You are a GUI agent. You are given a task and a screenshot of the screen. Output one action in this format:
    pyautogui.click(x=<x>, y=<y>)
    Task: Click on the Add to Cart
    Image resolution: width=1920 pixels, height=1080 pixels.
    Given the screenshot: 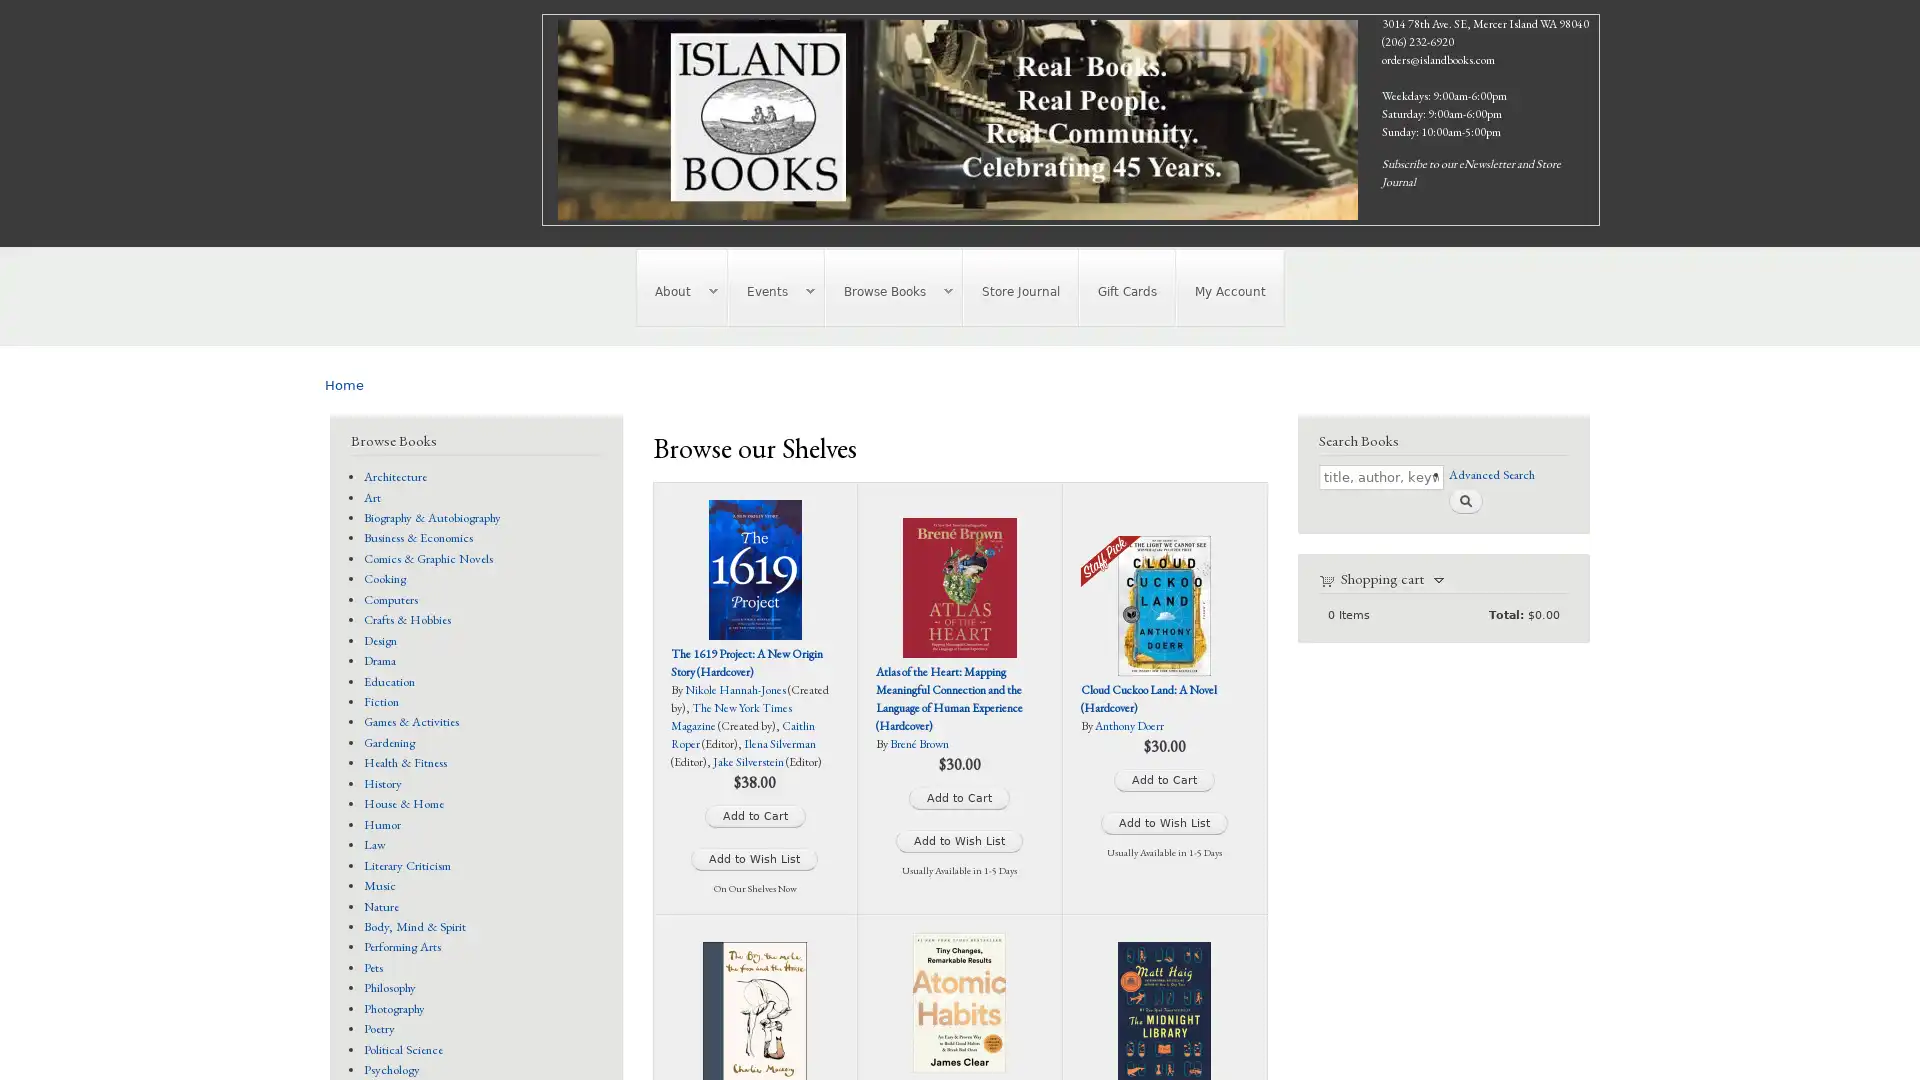 What is the action you would take?
    pyautogui.click(x=958, y=797)
    